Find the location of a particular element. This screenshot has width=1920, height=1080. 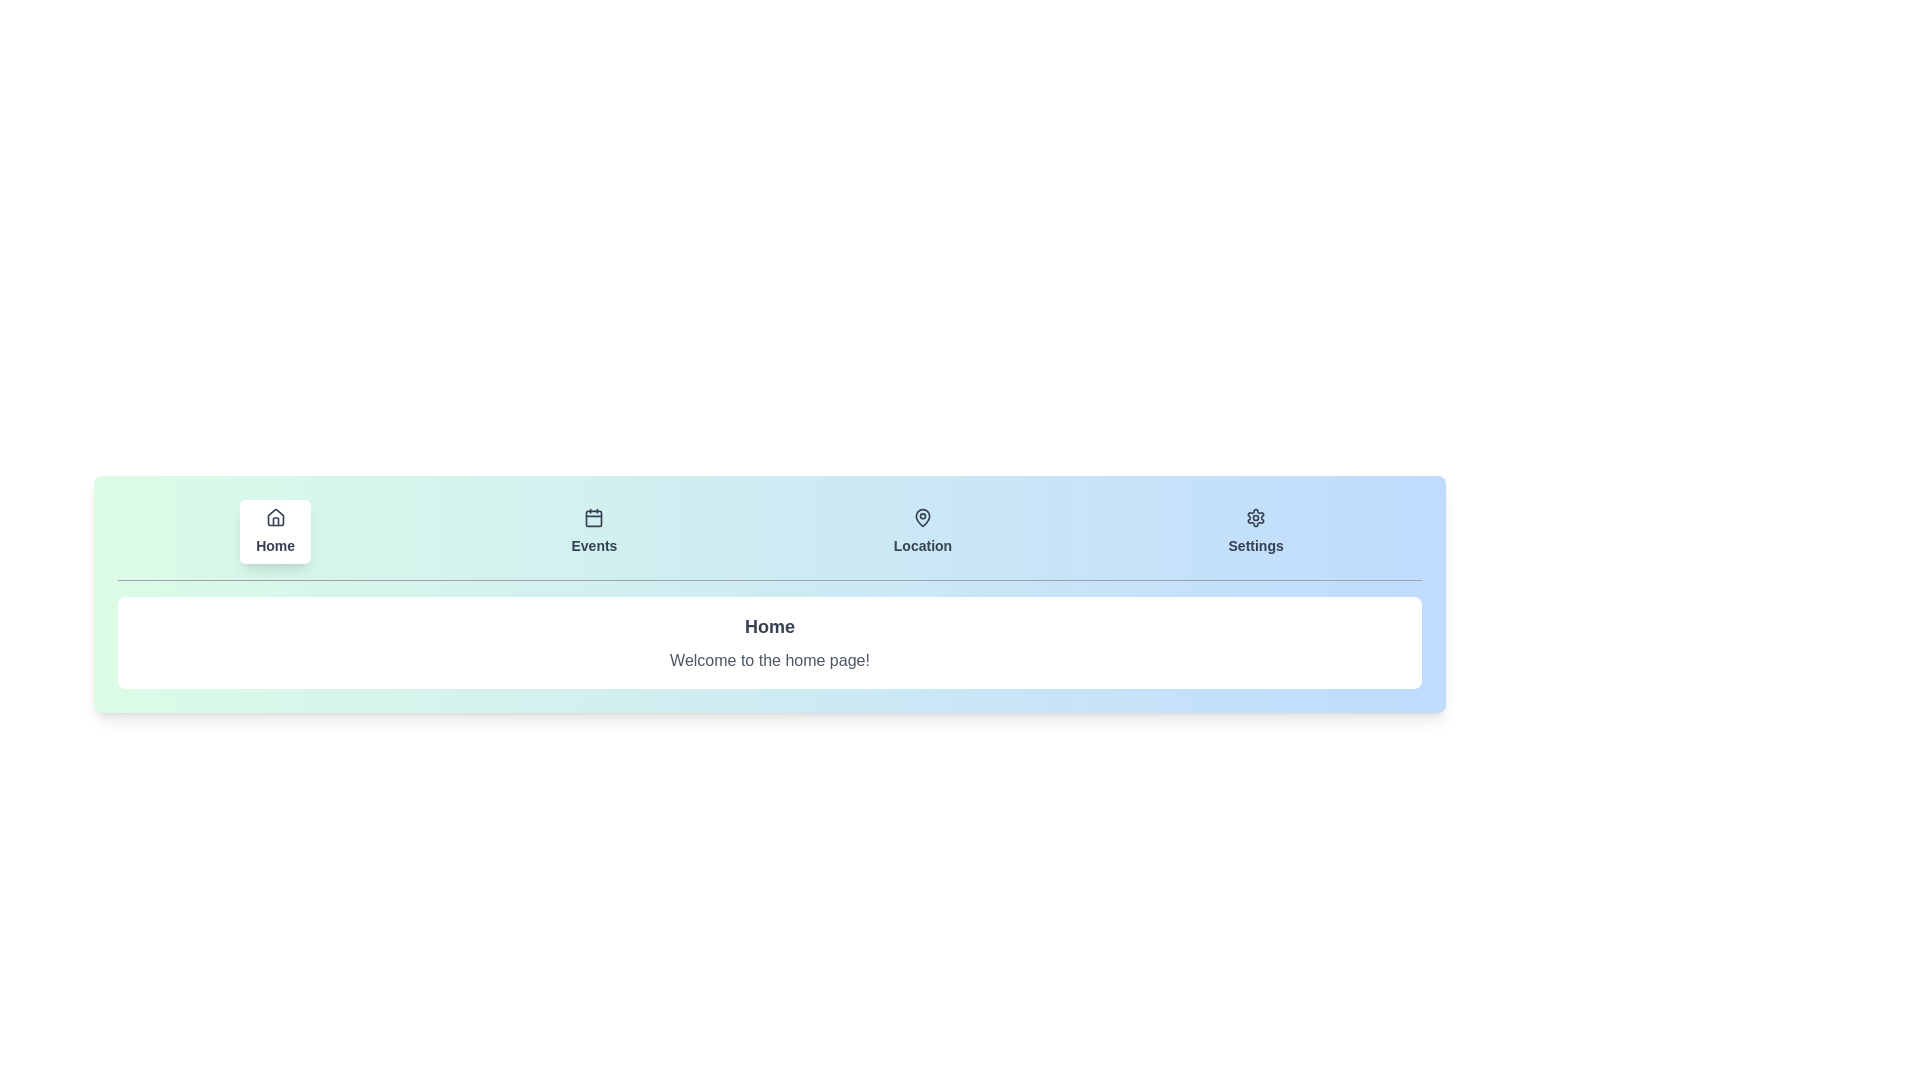

the tab corresponding to Home is located at coordinates (274, 531).